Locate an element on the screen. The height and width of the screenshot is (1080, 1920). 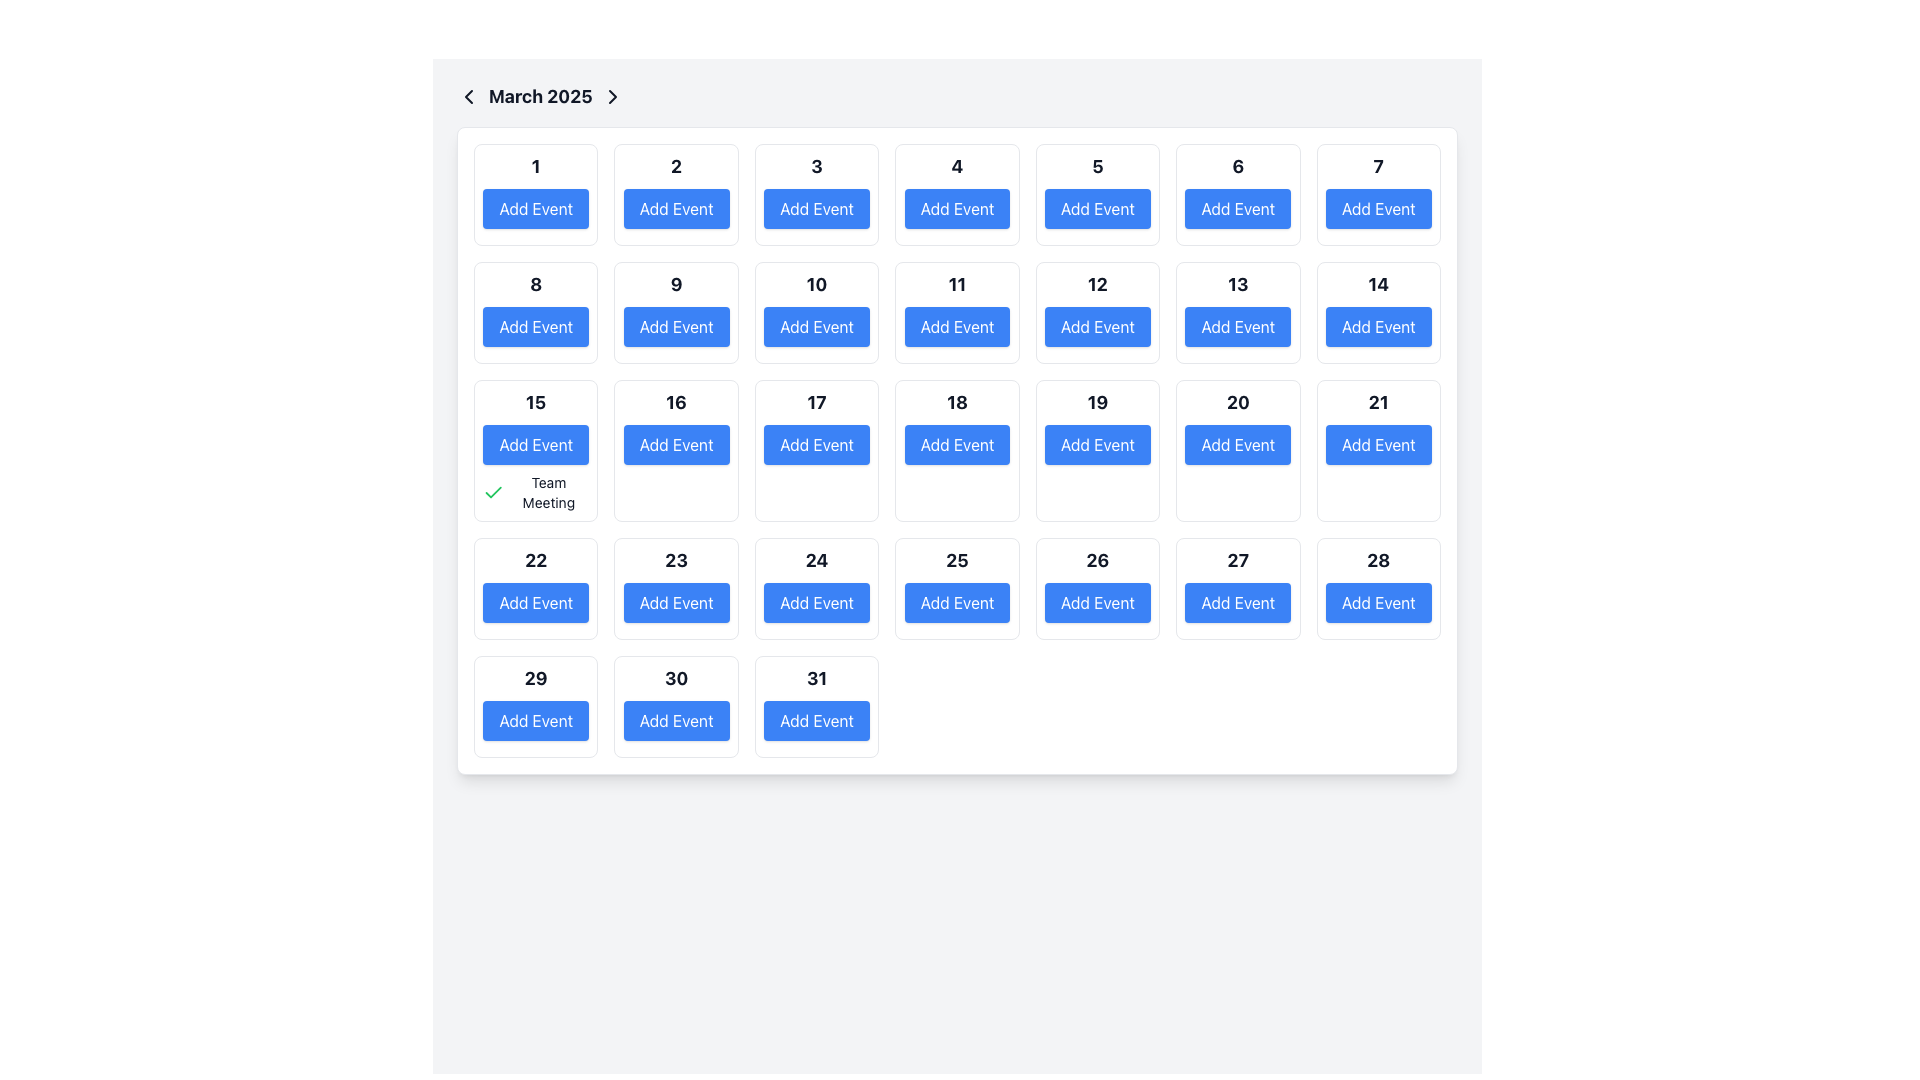
the calendar to view or edit details associated with the 23rd day, which includes clicking the 'Add Event' button within this element is located at coordinates (676, 588).